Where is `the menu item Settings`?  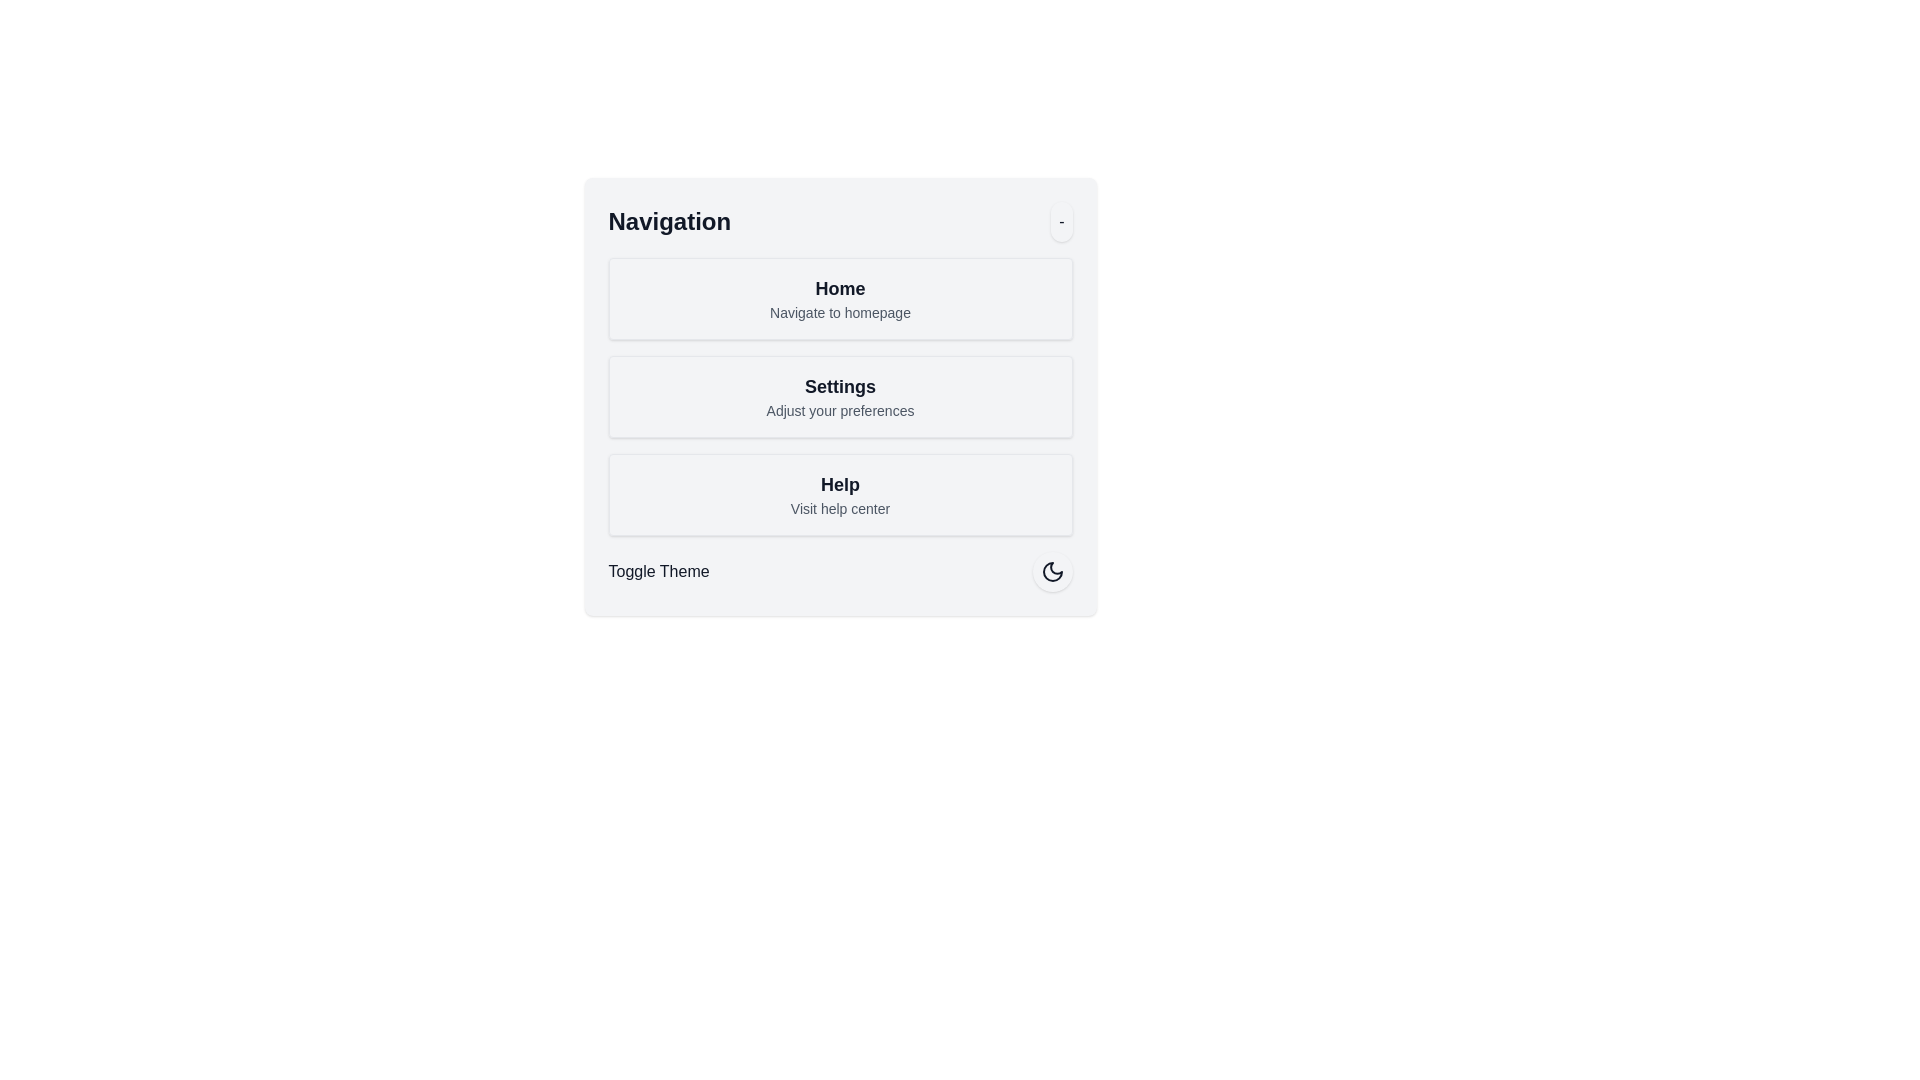
the menu item Settings is located at coordinates (840, 397).